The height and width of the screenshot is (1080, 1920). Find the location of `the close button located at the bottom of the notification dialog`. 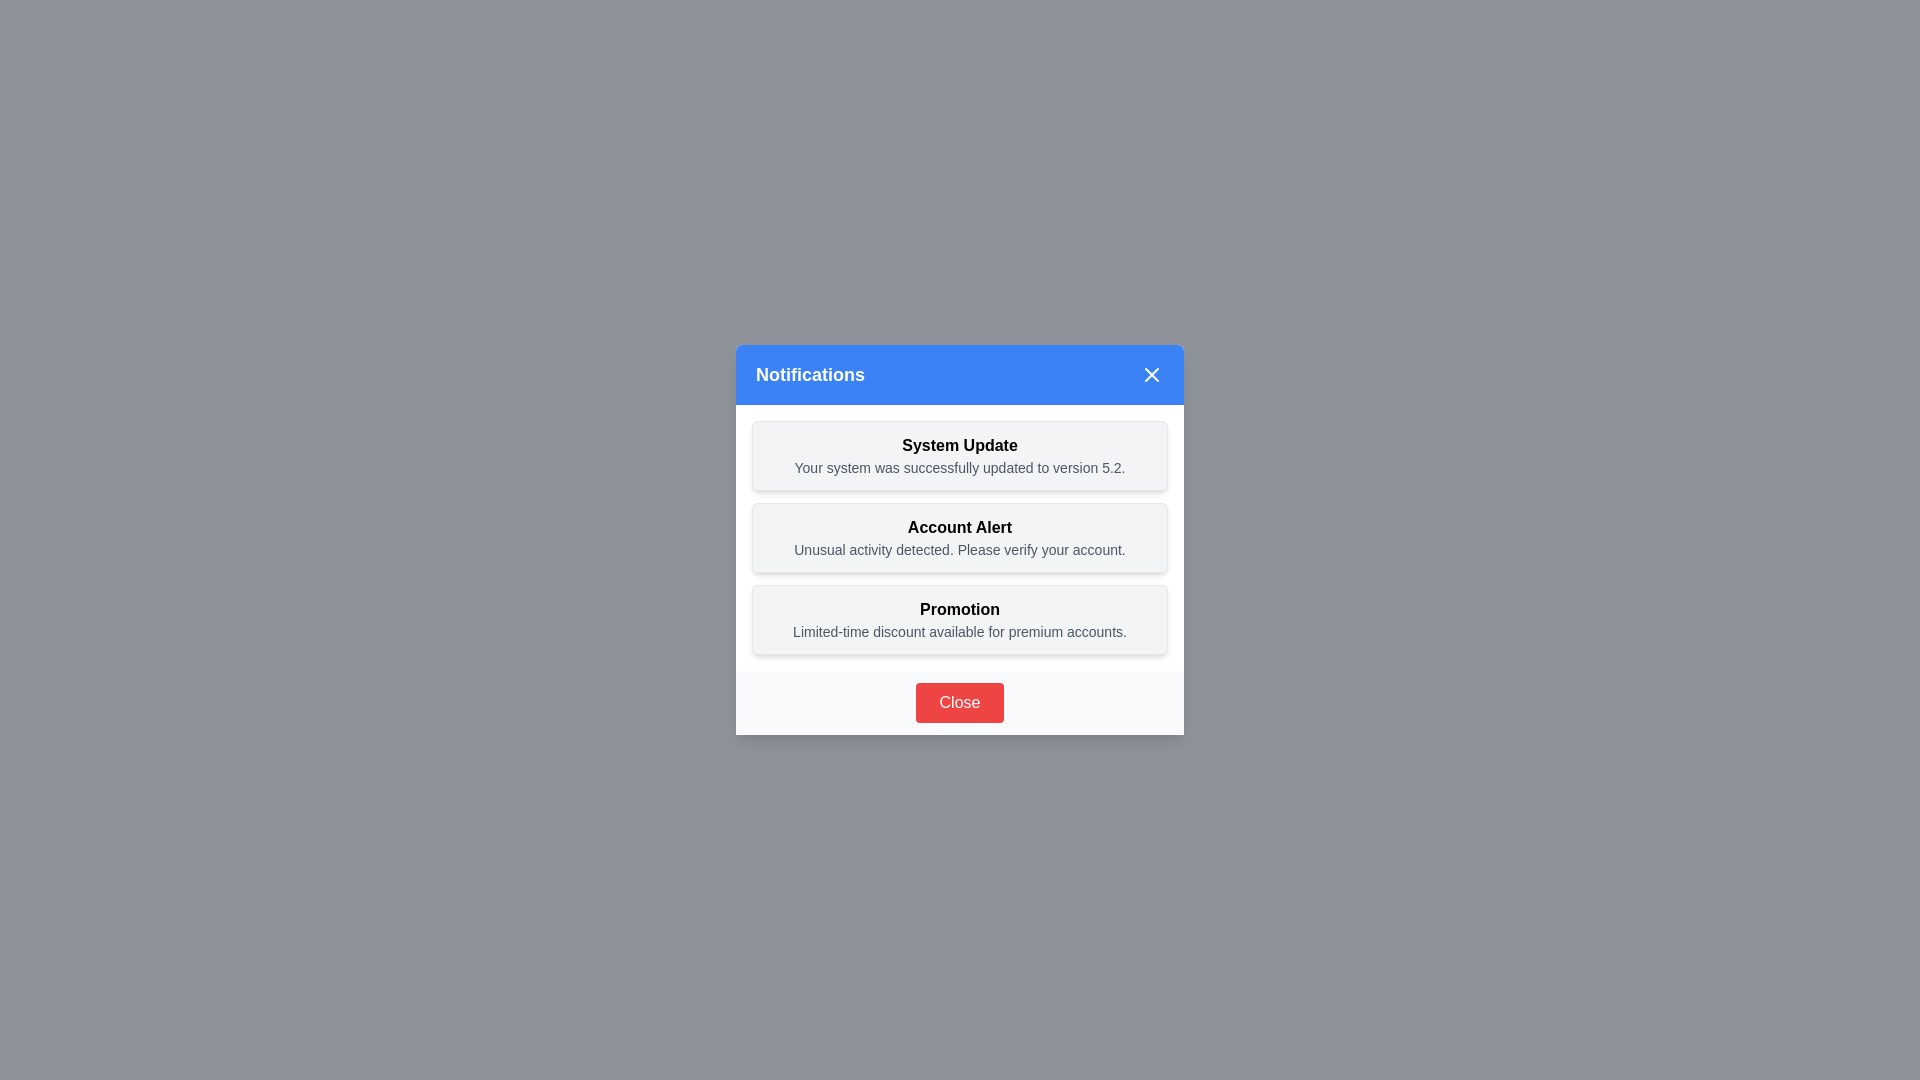

the close button located at the bottom of the notification dialog is located at coordinates (960, 701).